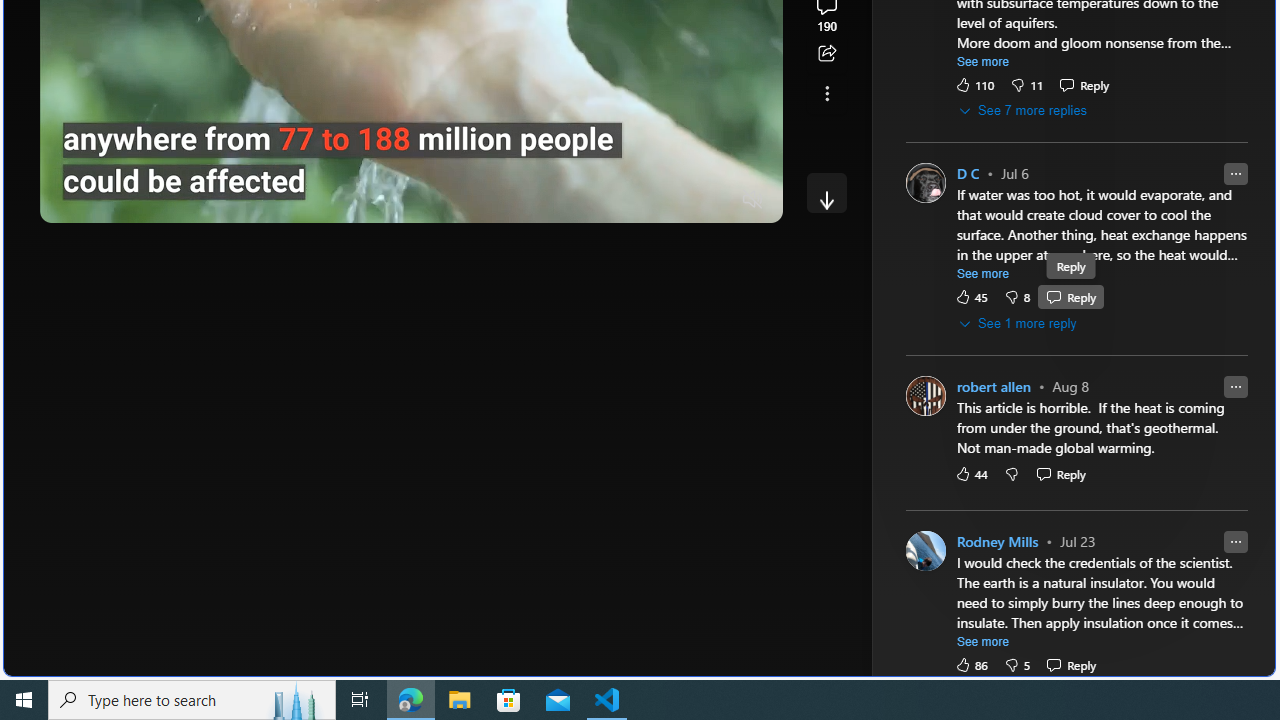  I want to click on 'D C', so click(968, 173).